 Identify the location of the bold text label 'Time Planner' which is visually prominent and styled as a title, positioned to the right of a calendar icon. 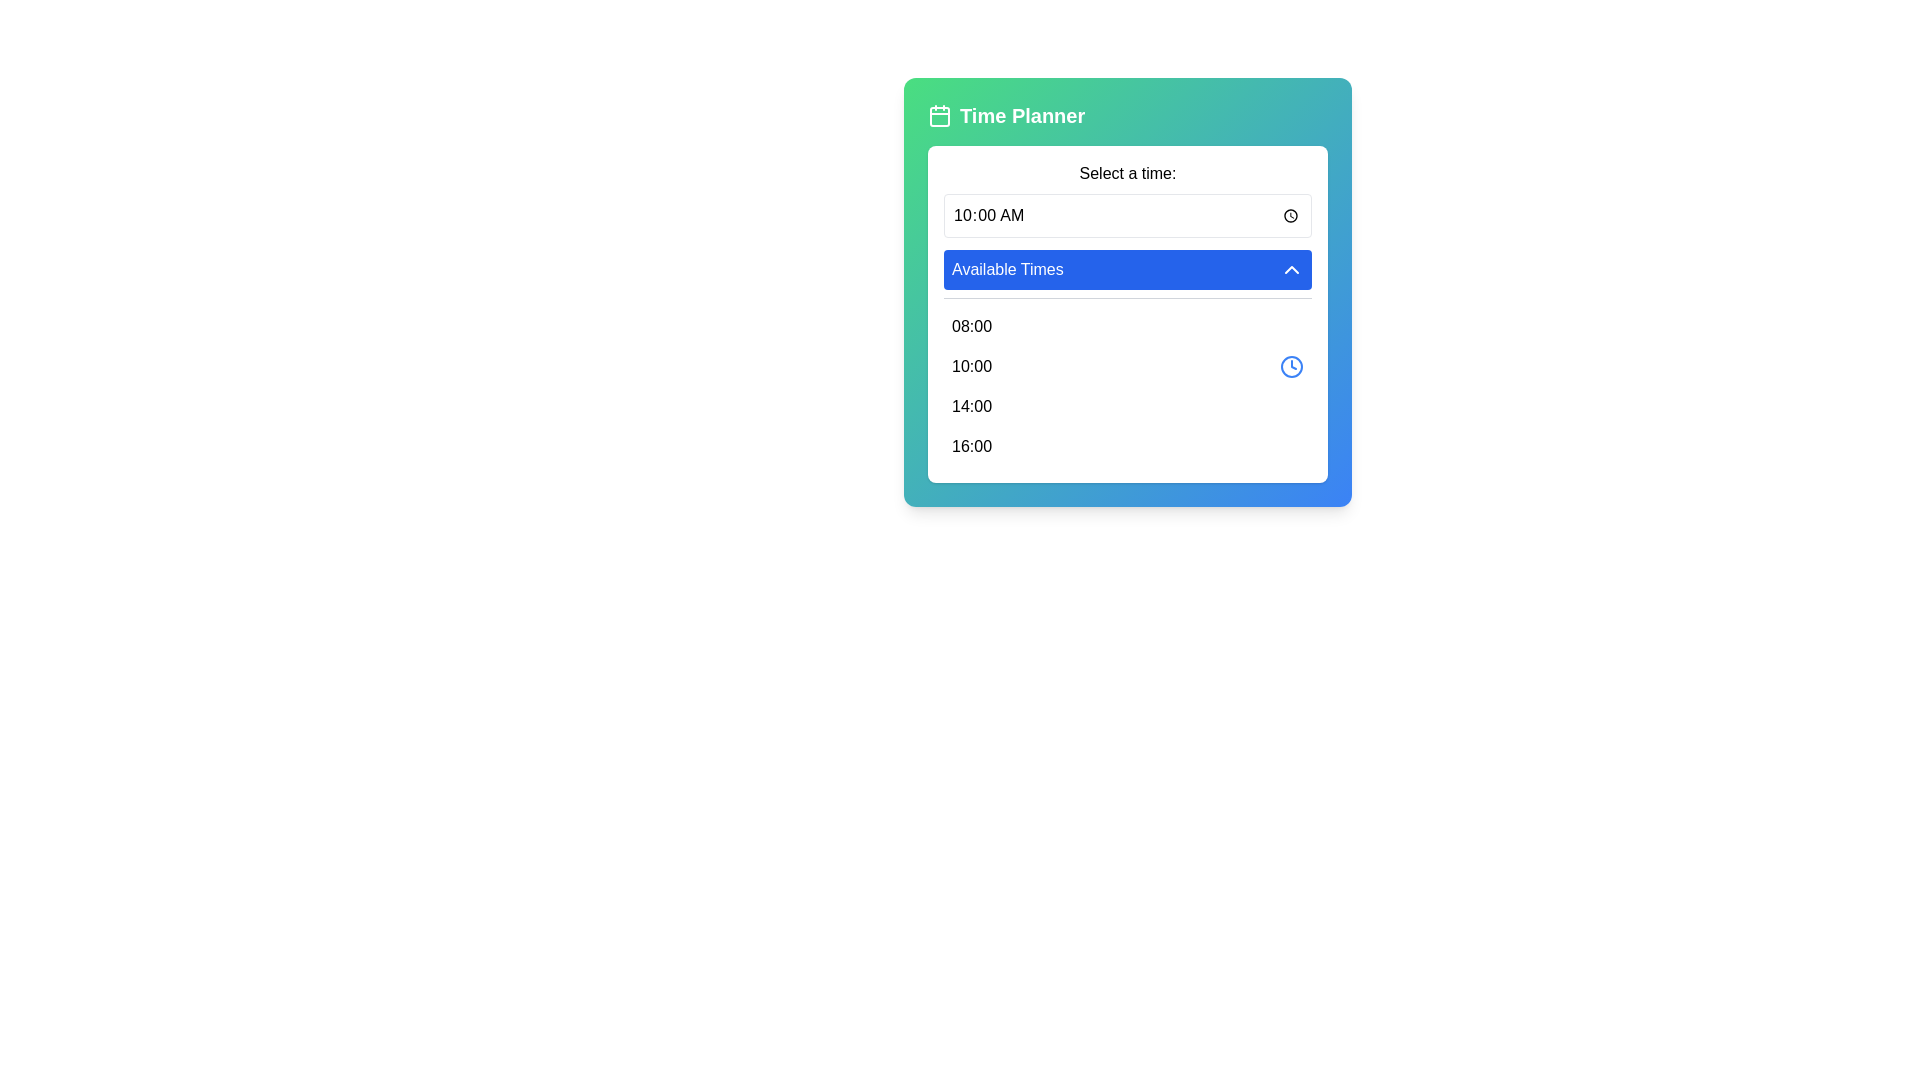
(1022, 115).